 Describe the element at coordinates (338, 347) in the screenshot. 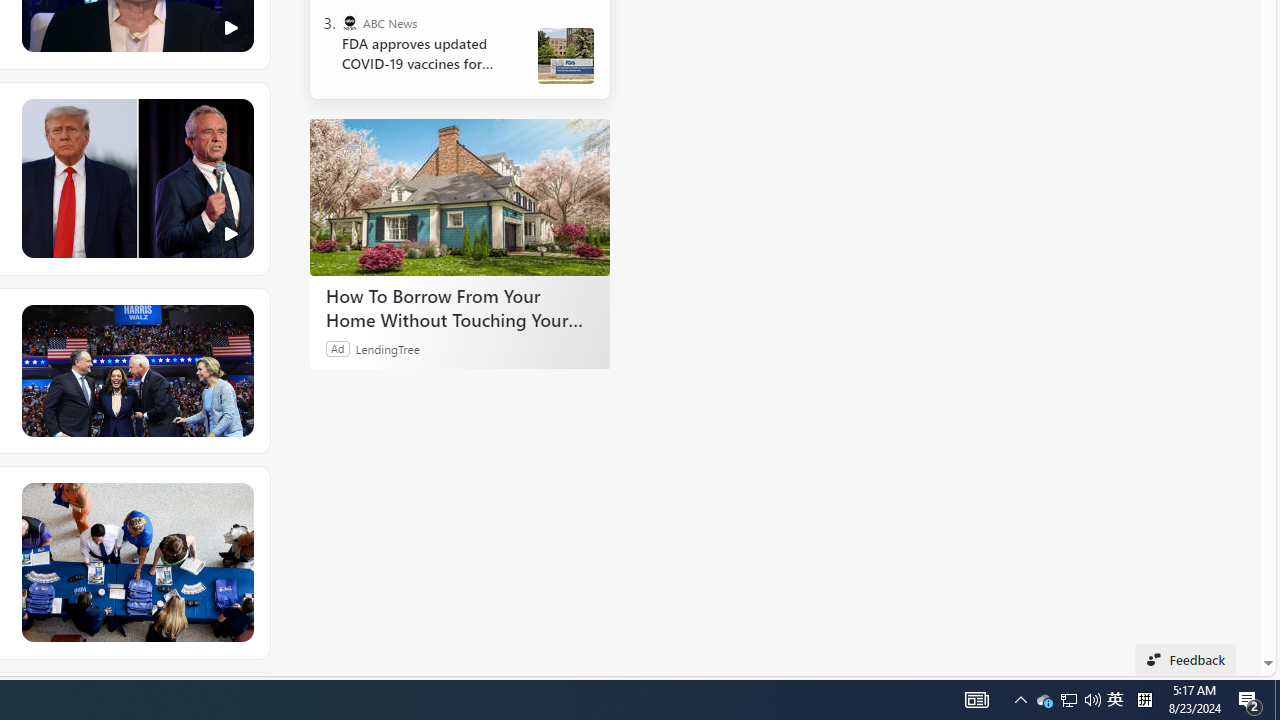

I see `'Ad'` at that location.